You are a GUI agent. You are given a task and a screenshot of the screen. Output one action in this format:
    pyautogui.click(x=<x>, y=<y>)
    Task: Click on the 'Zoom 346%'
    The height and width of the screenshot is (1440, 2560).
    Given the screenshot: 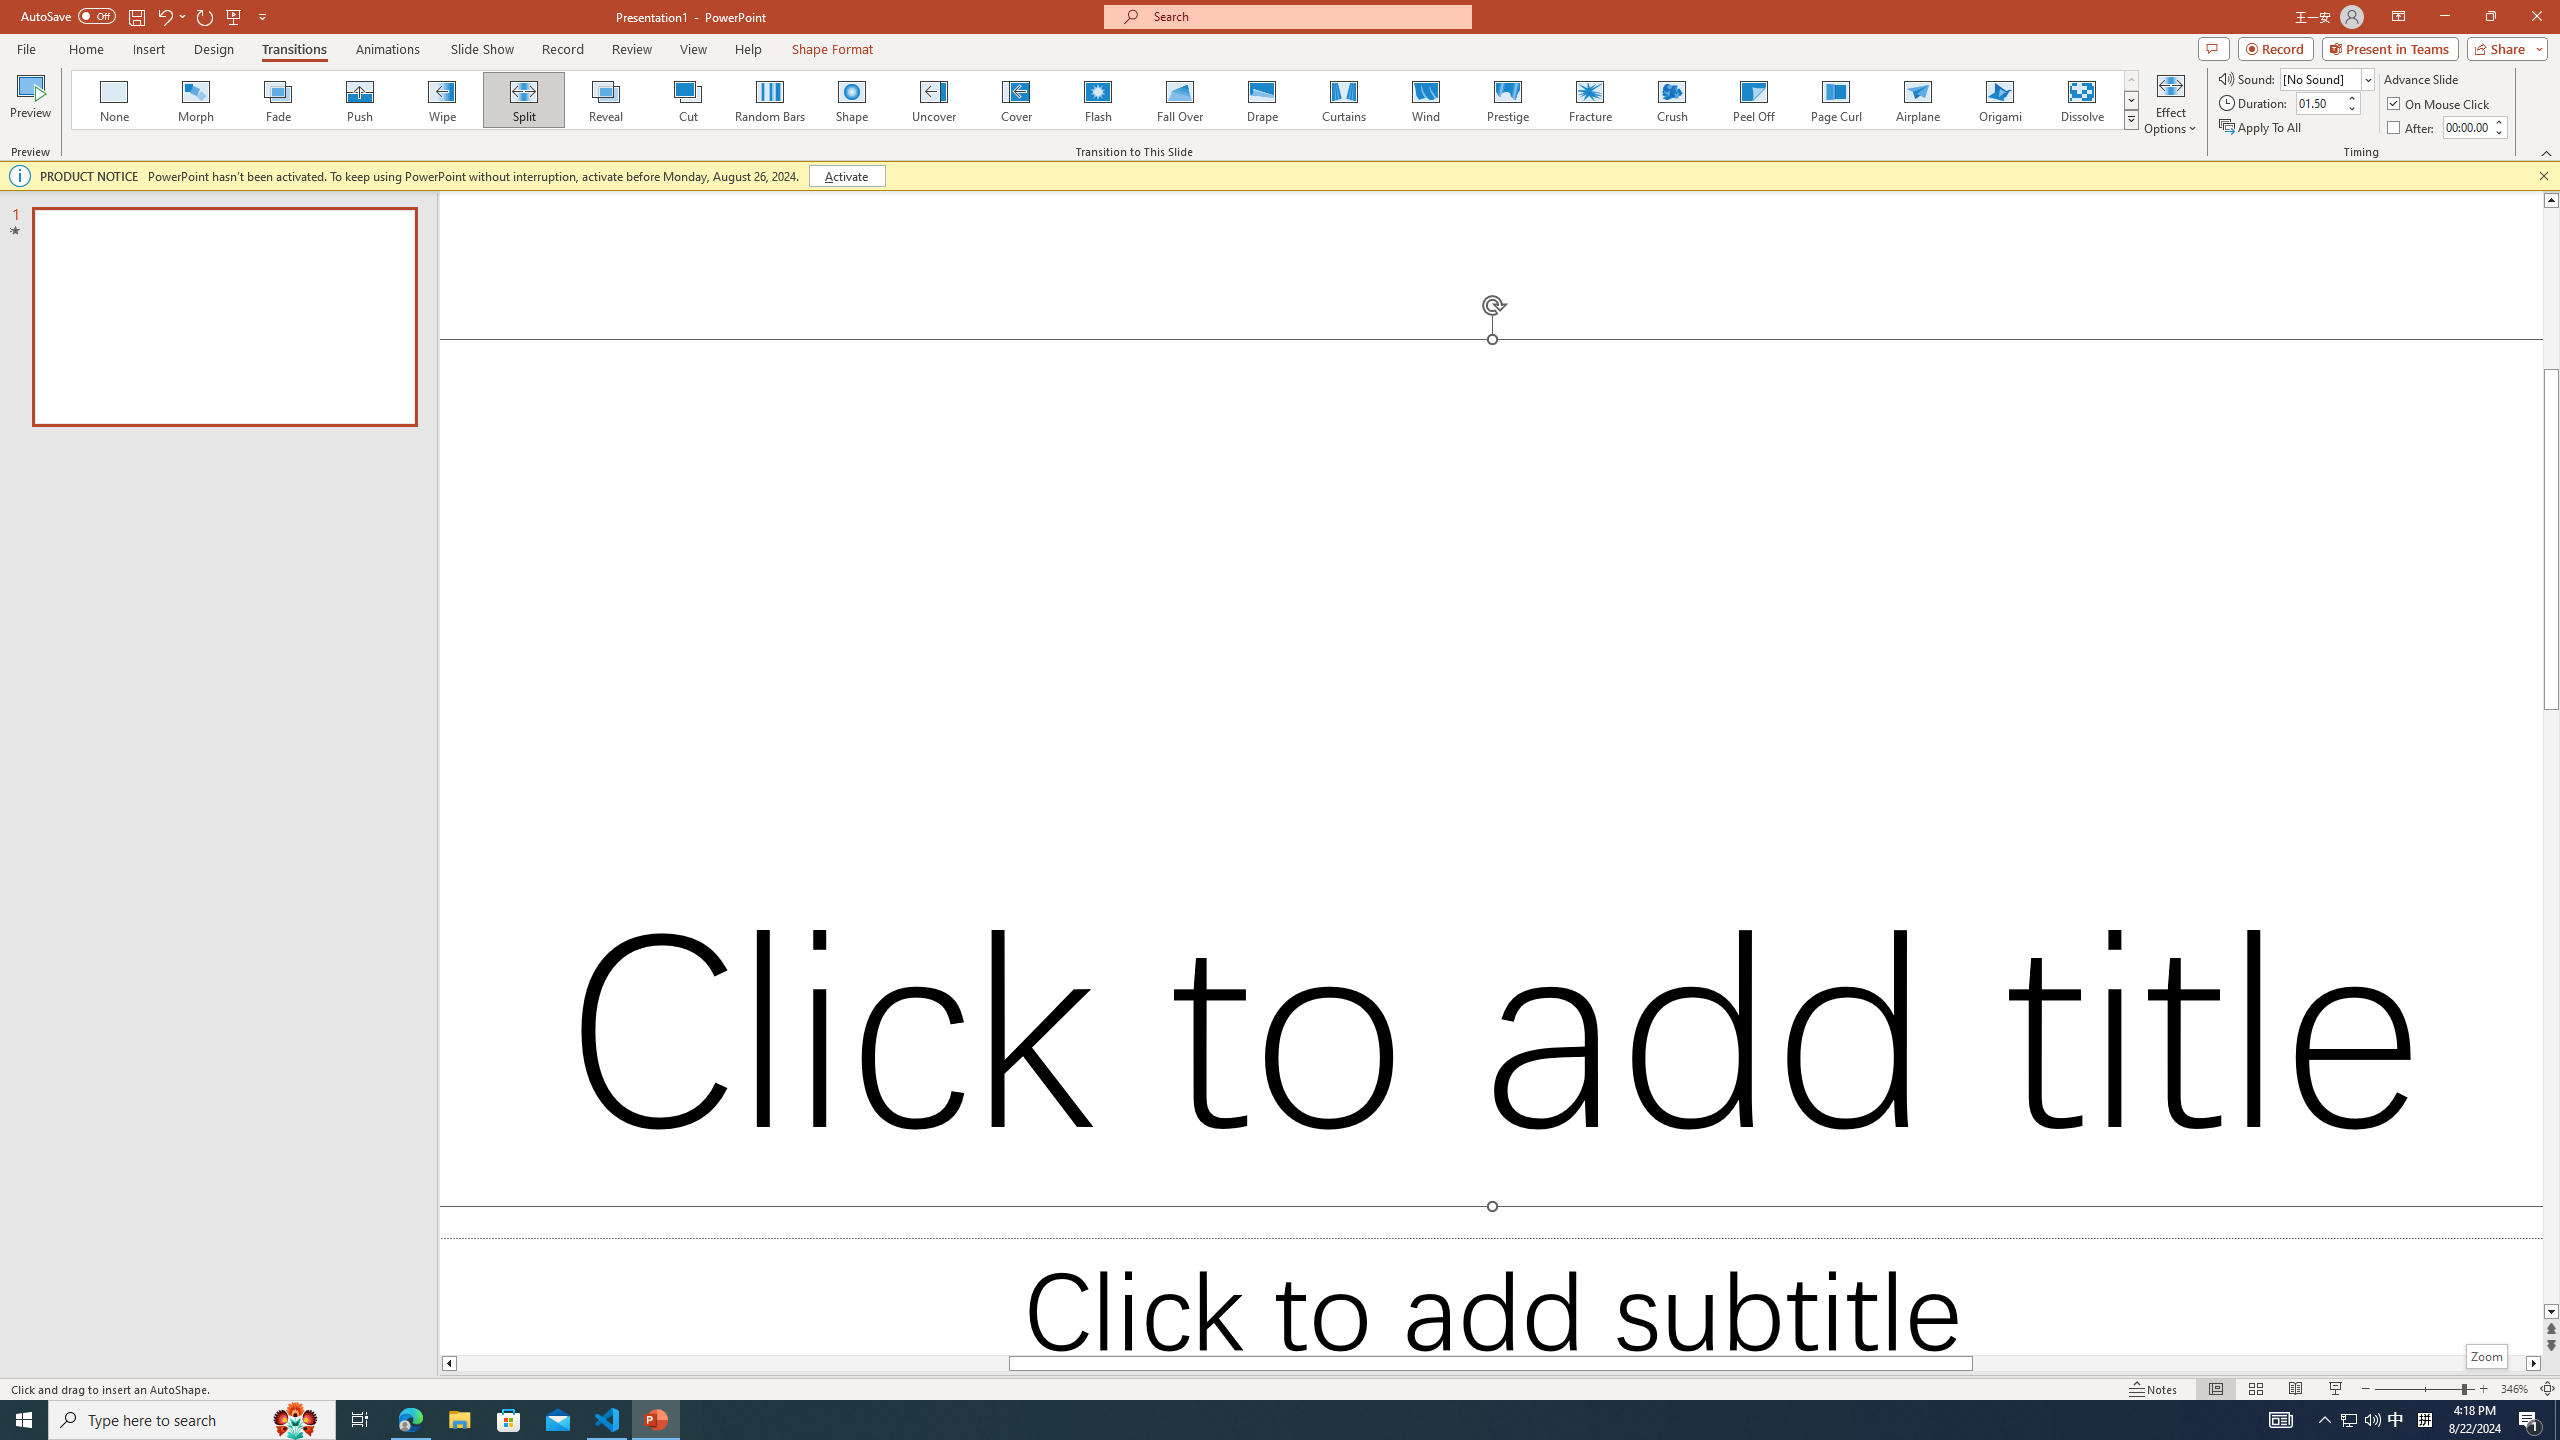 What is the action you would take?
    pyautogui.click(x=2515, y=1389)
    